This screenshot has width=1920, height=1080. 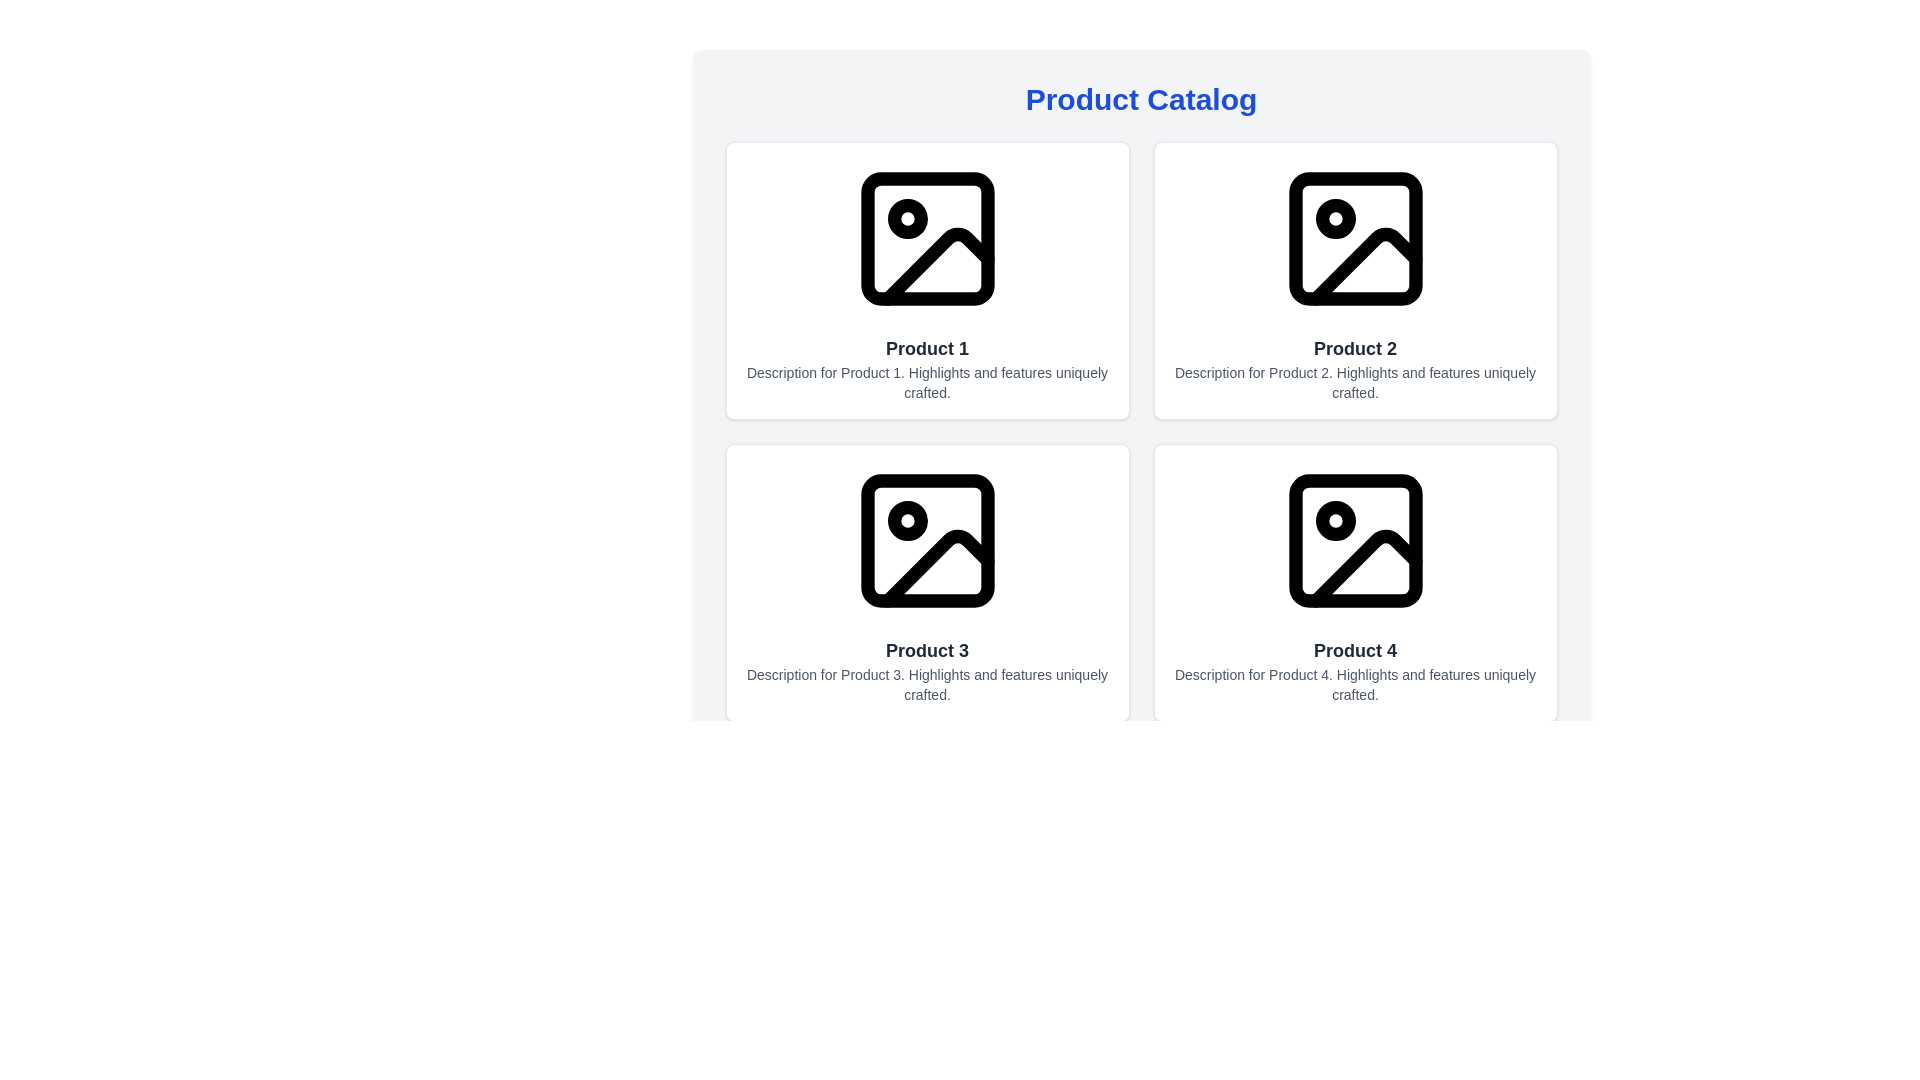 What do you see at coordinates (1364, 265) in the screenshot?
I see `the graphical icon that serves as a decorative mark for the second image placeholder in the grid of product representations` at bounding box center [1364, 265].